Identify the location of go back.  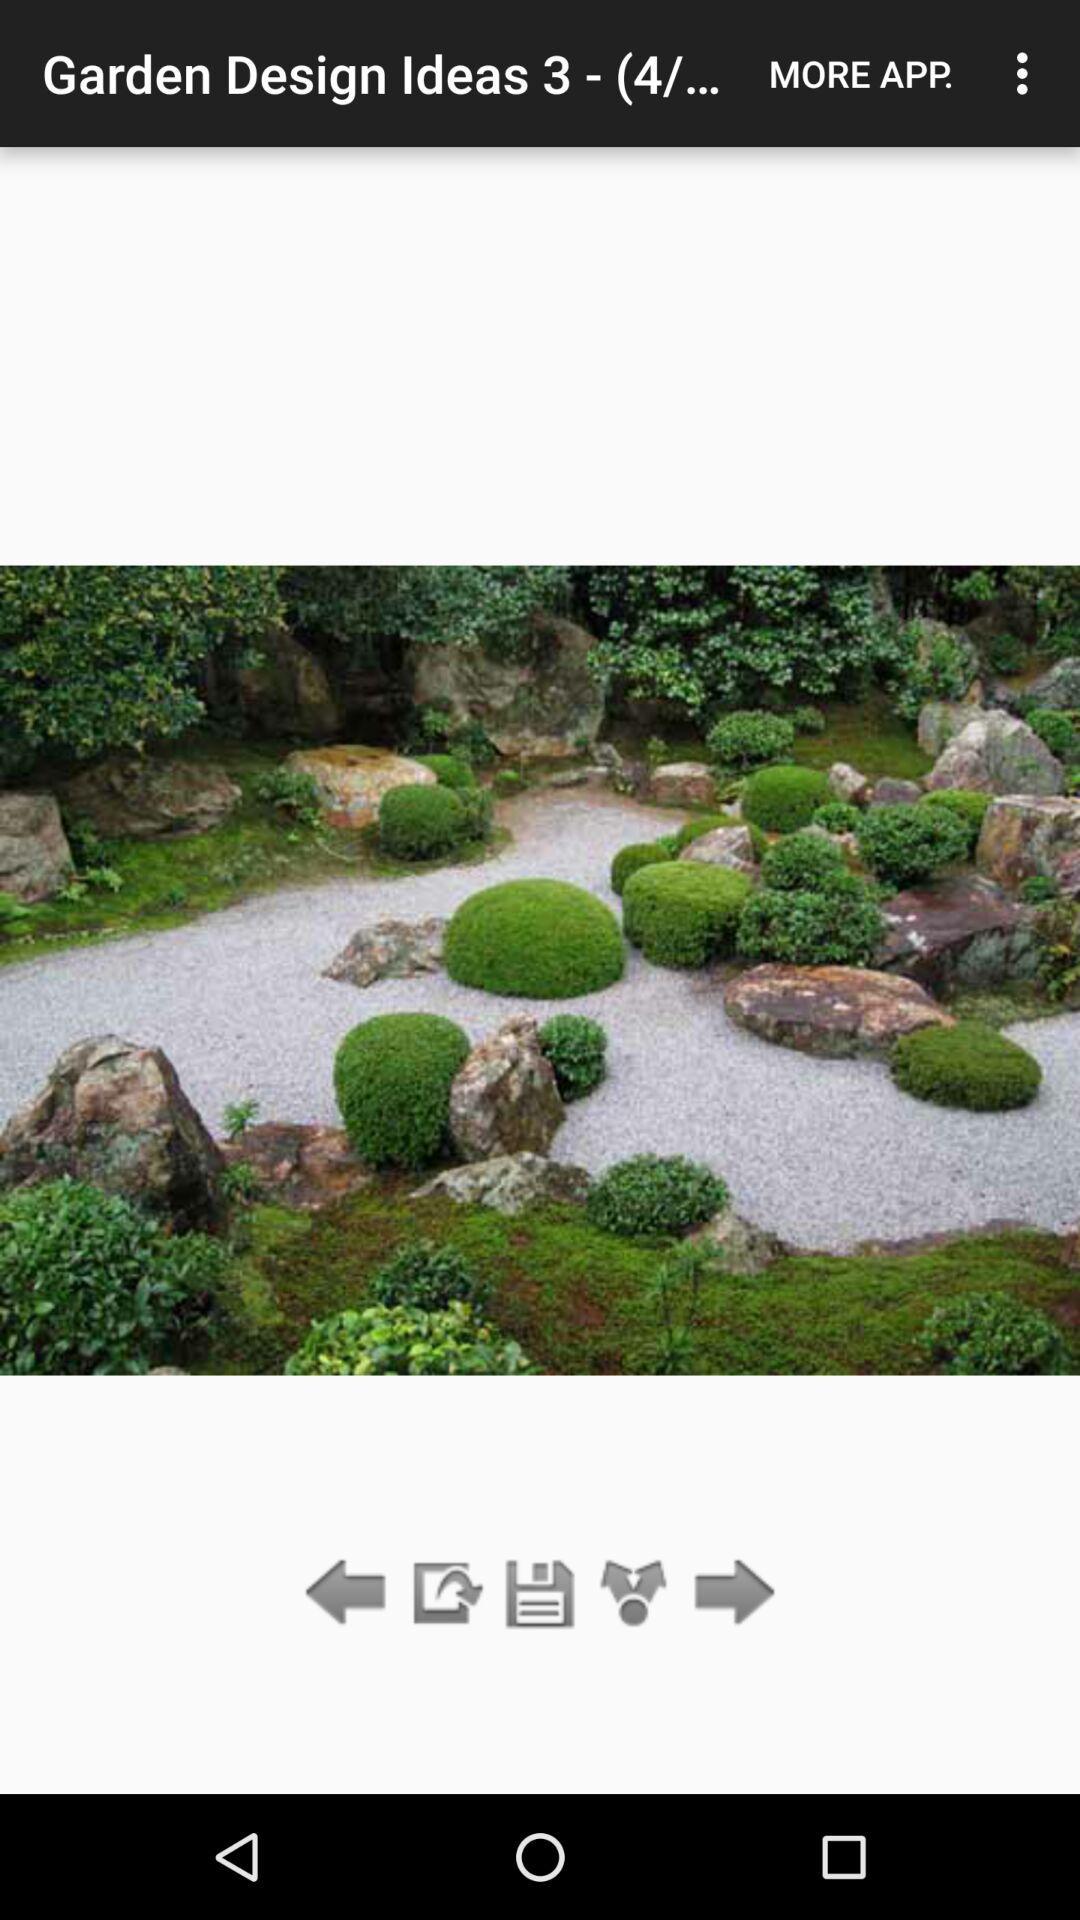
(350, 1593).